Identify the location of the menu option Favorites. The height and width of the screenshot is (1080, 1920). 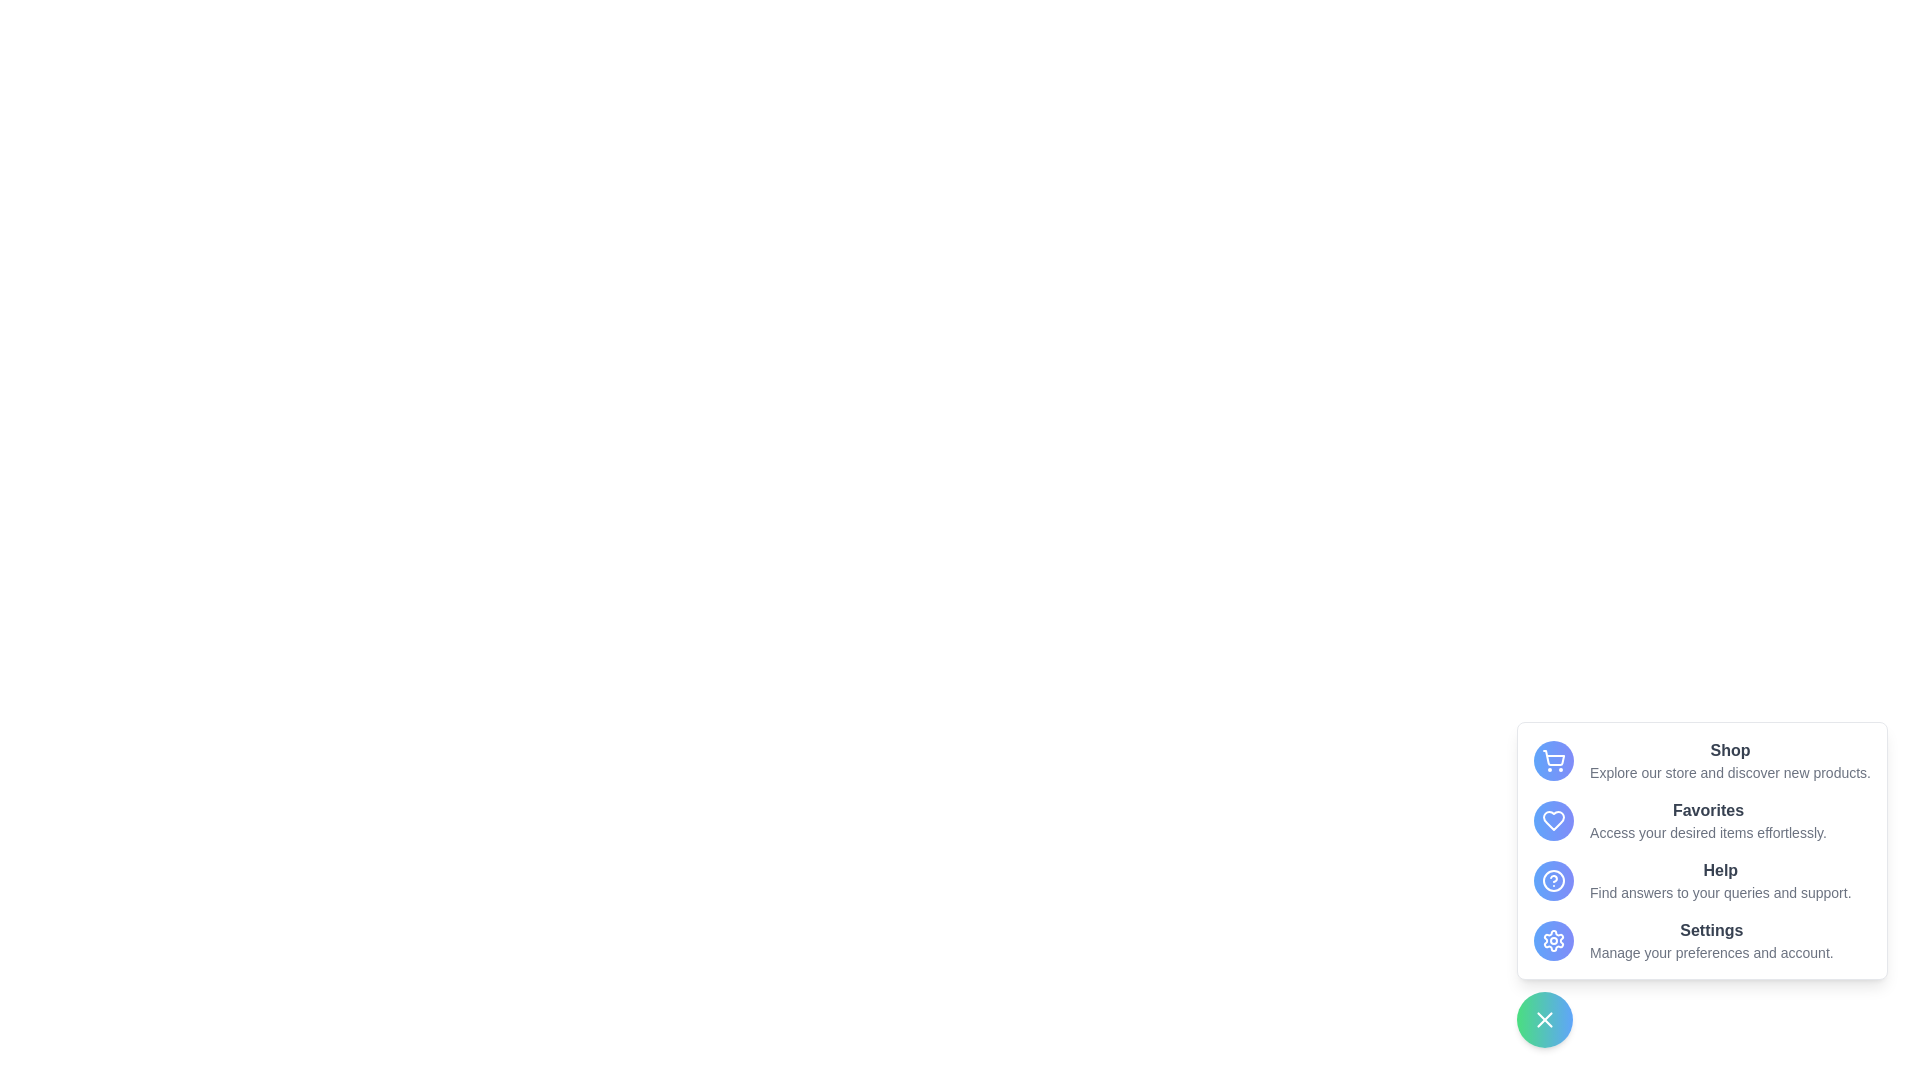
(1553, 821).